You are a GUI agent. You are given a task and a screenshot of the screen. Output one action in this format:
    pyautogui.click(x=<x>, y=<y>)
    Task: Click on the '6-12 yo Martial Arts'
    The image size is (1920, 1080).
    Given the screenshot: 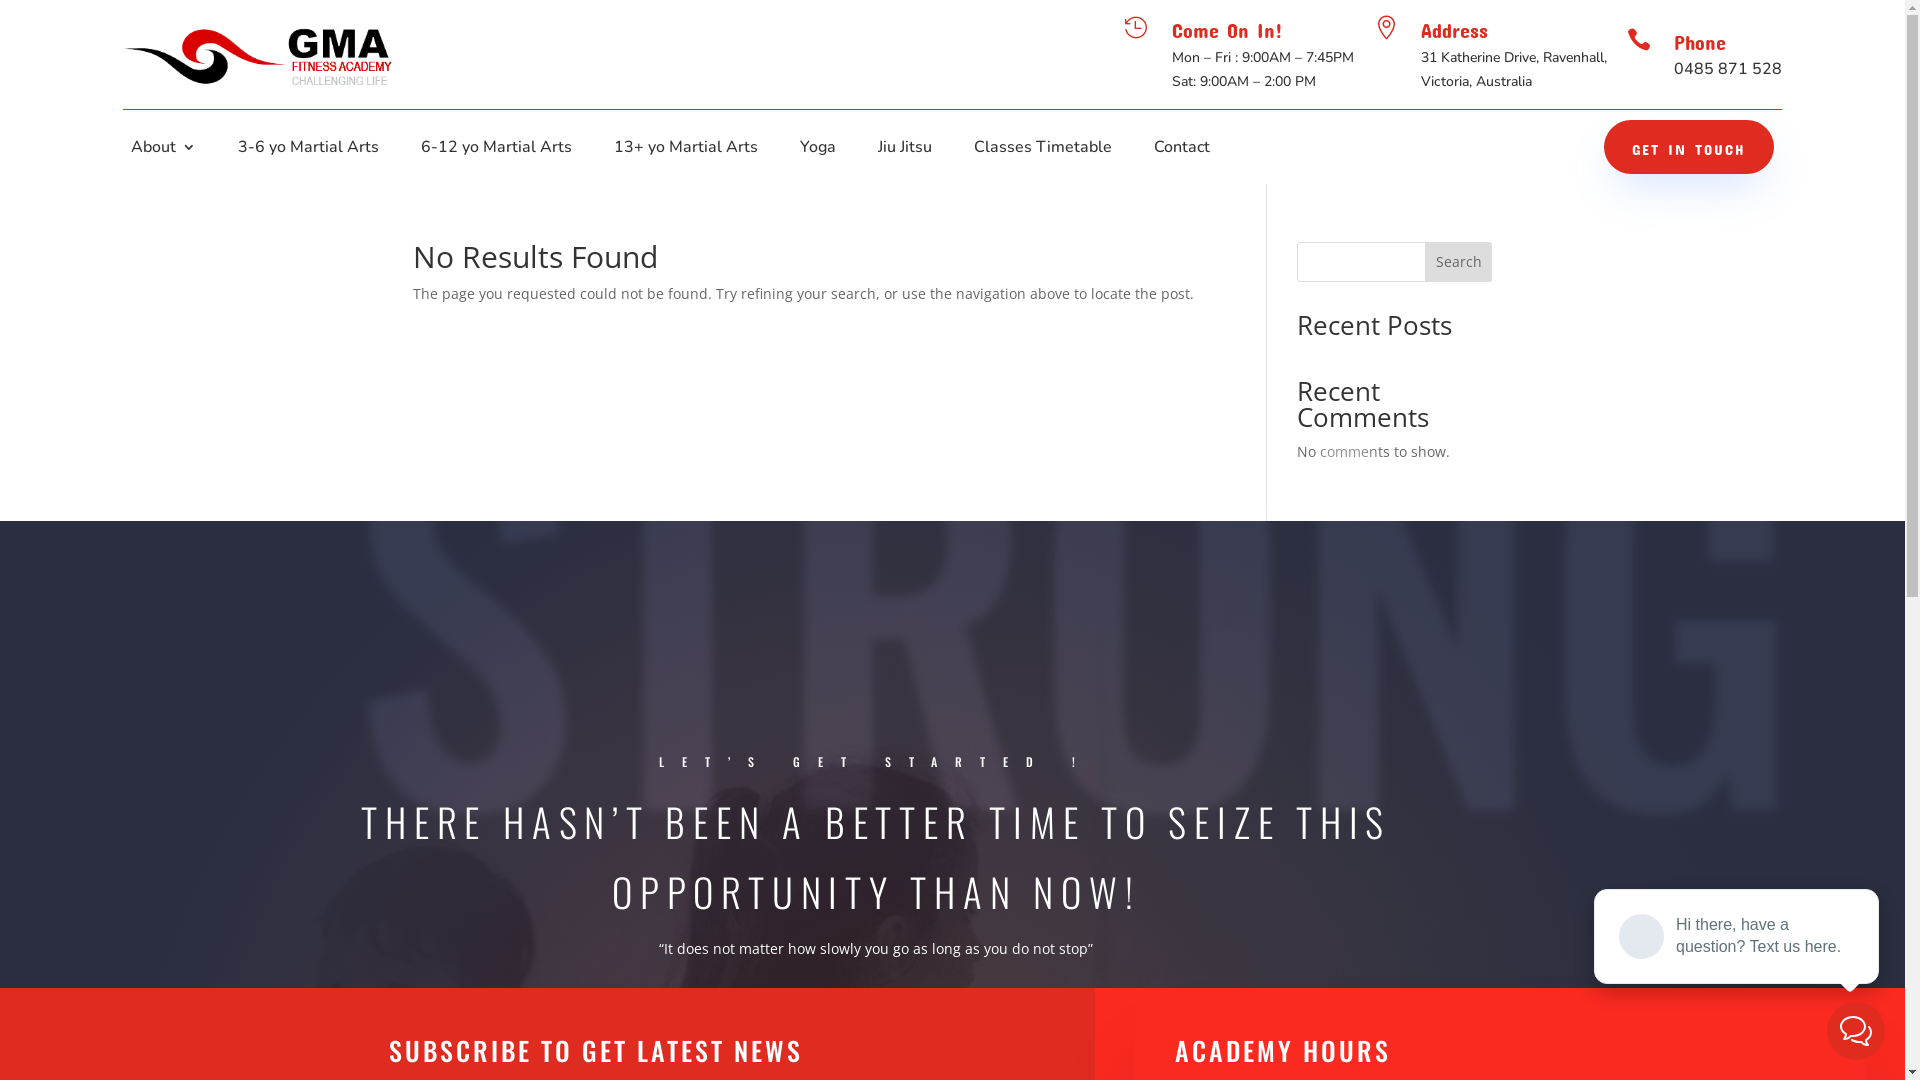 What is the action you would take?
    pyautogui.click(x=496, y=149)
    